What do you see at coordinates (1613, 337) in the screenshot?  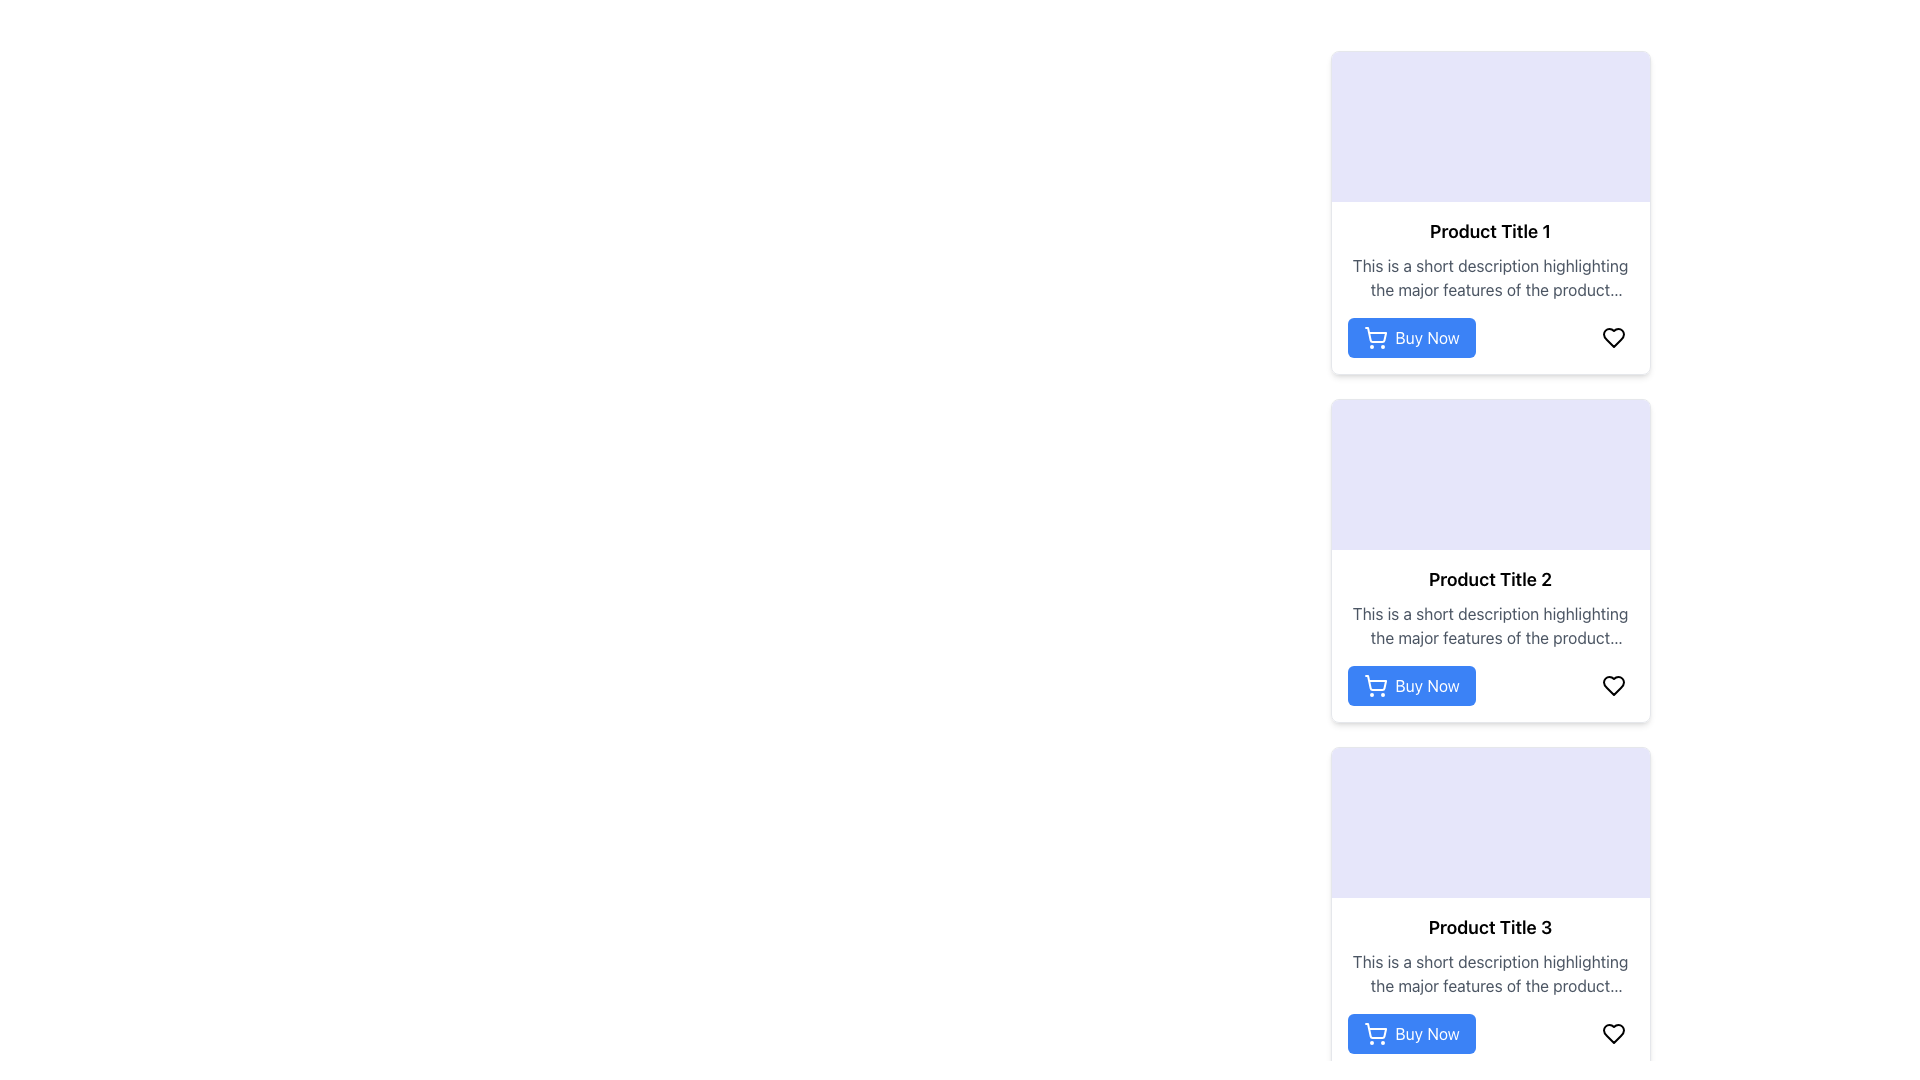 I see `the heart-shaped icon, which is an outlined vector graphic located in the top-right corner of the product card titled 'Product Title 1'` at bounding box center [1613, 337].